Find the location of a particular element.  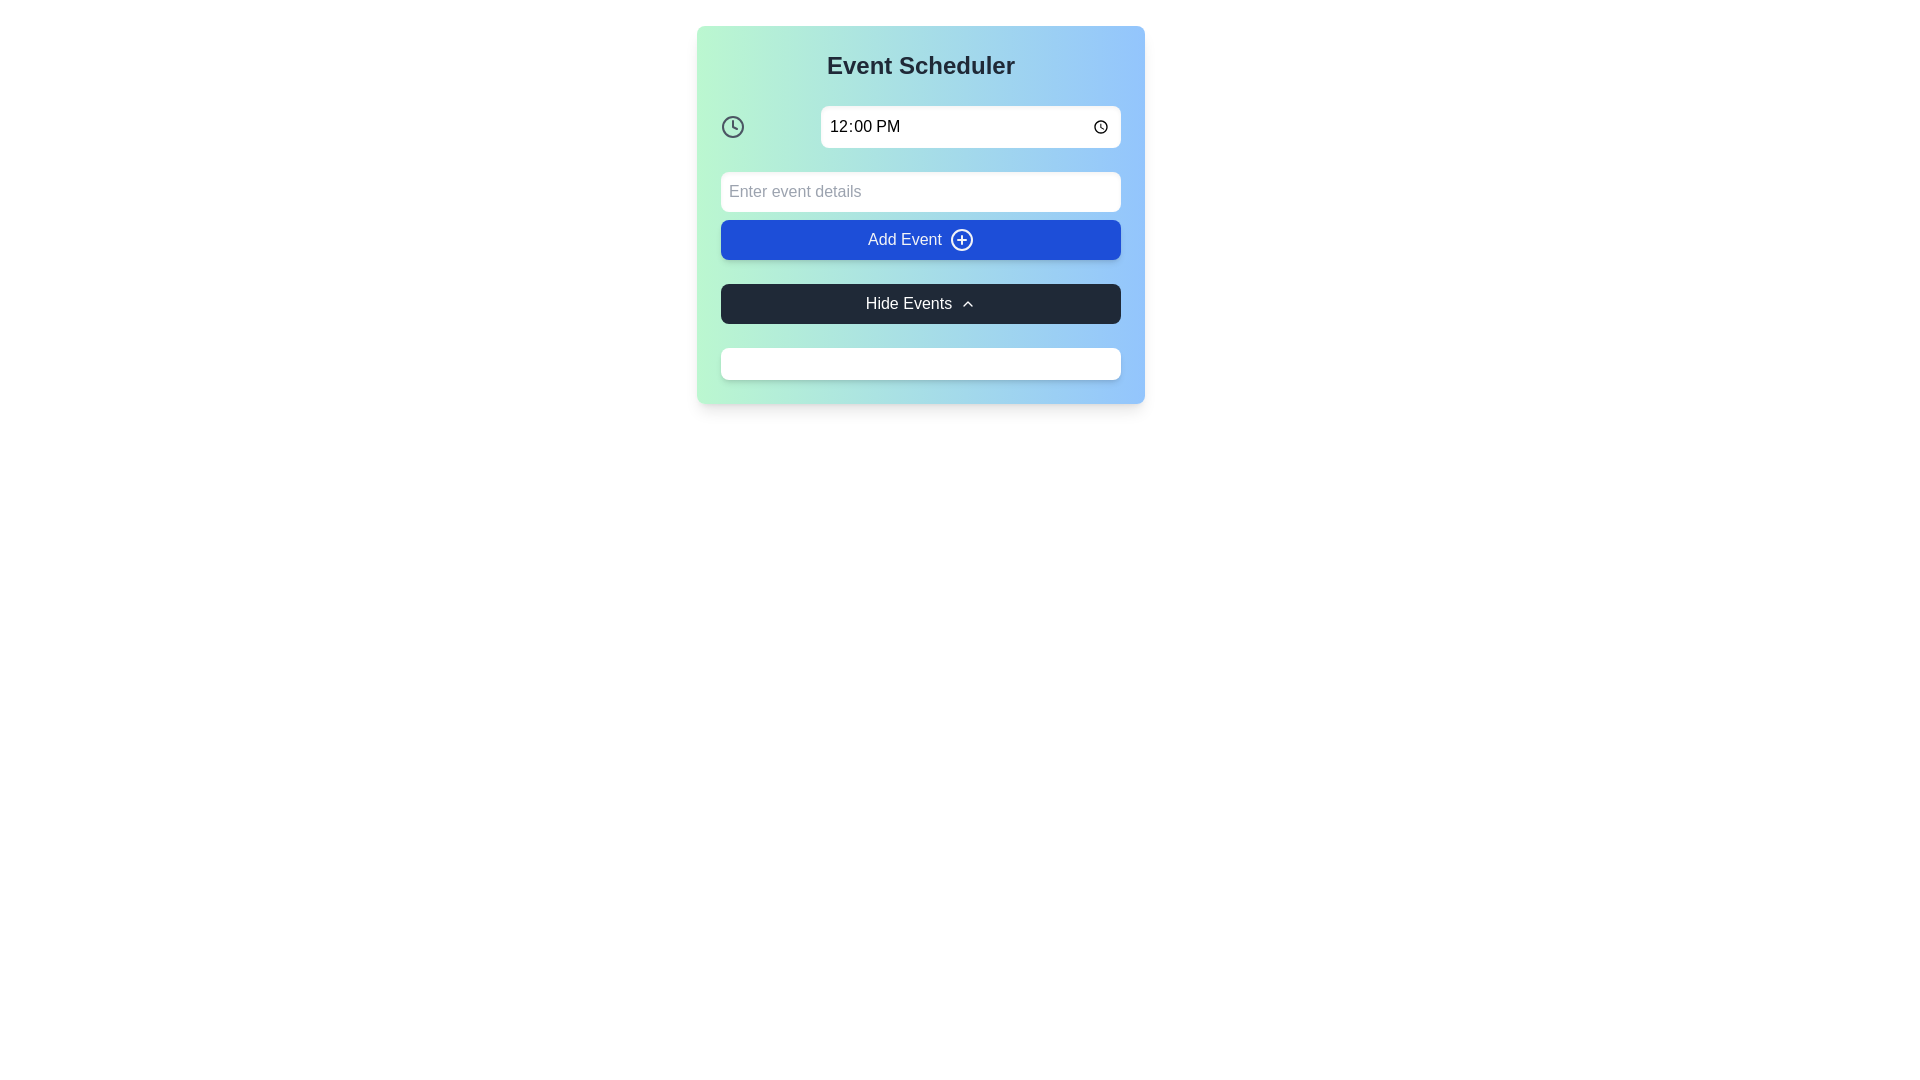

the chevron arrow icon within the 'Hide Events' button, which is positioned towards the right side of the button's text label is located at coordinates (968, 304).